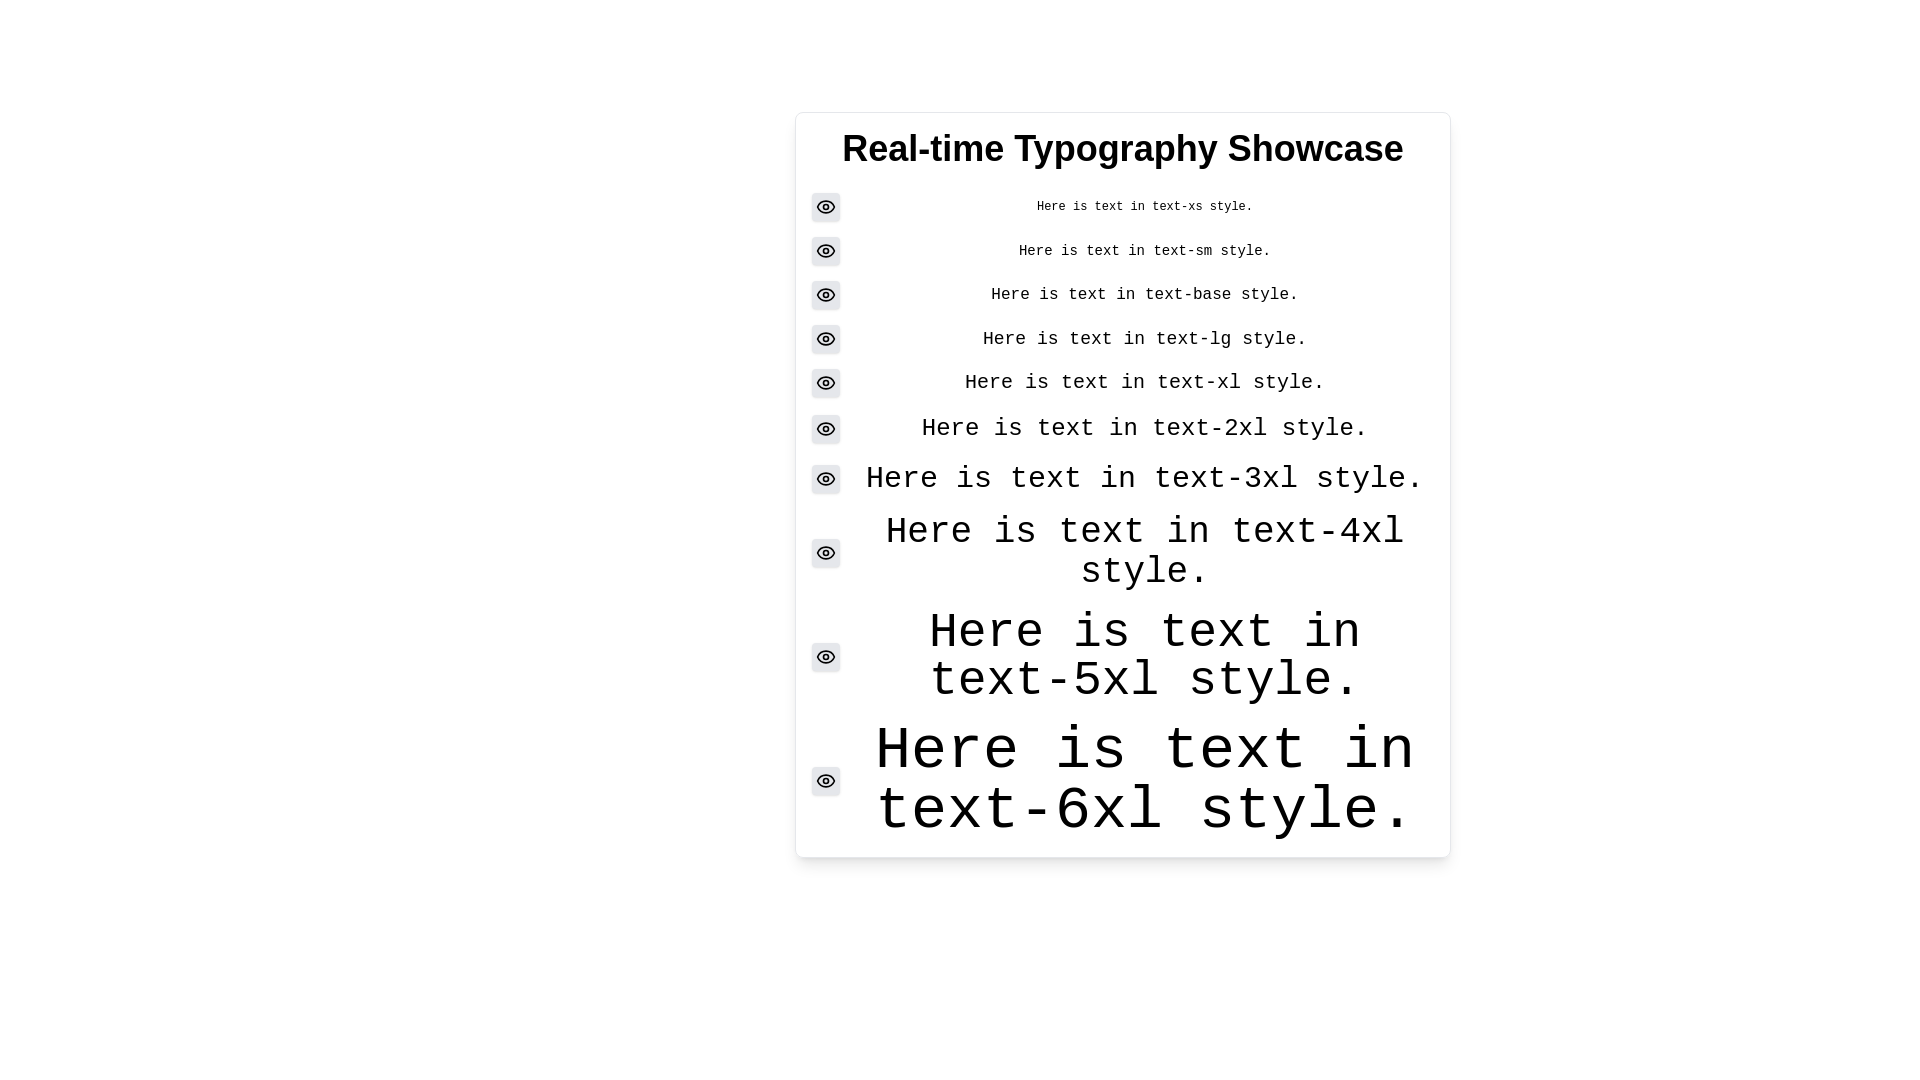  I want to click on the fourth eye-shaped icon in the vertical sequence, which is styled with a modern minimalist design and located next to text in the 'text-xl' format, so click(825, 382).